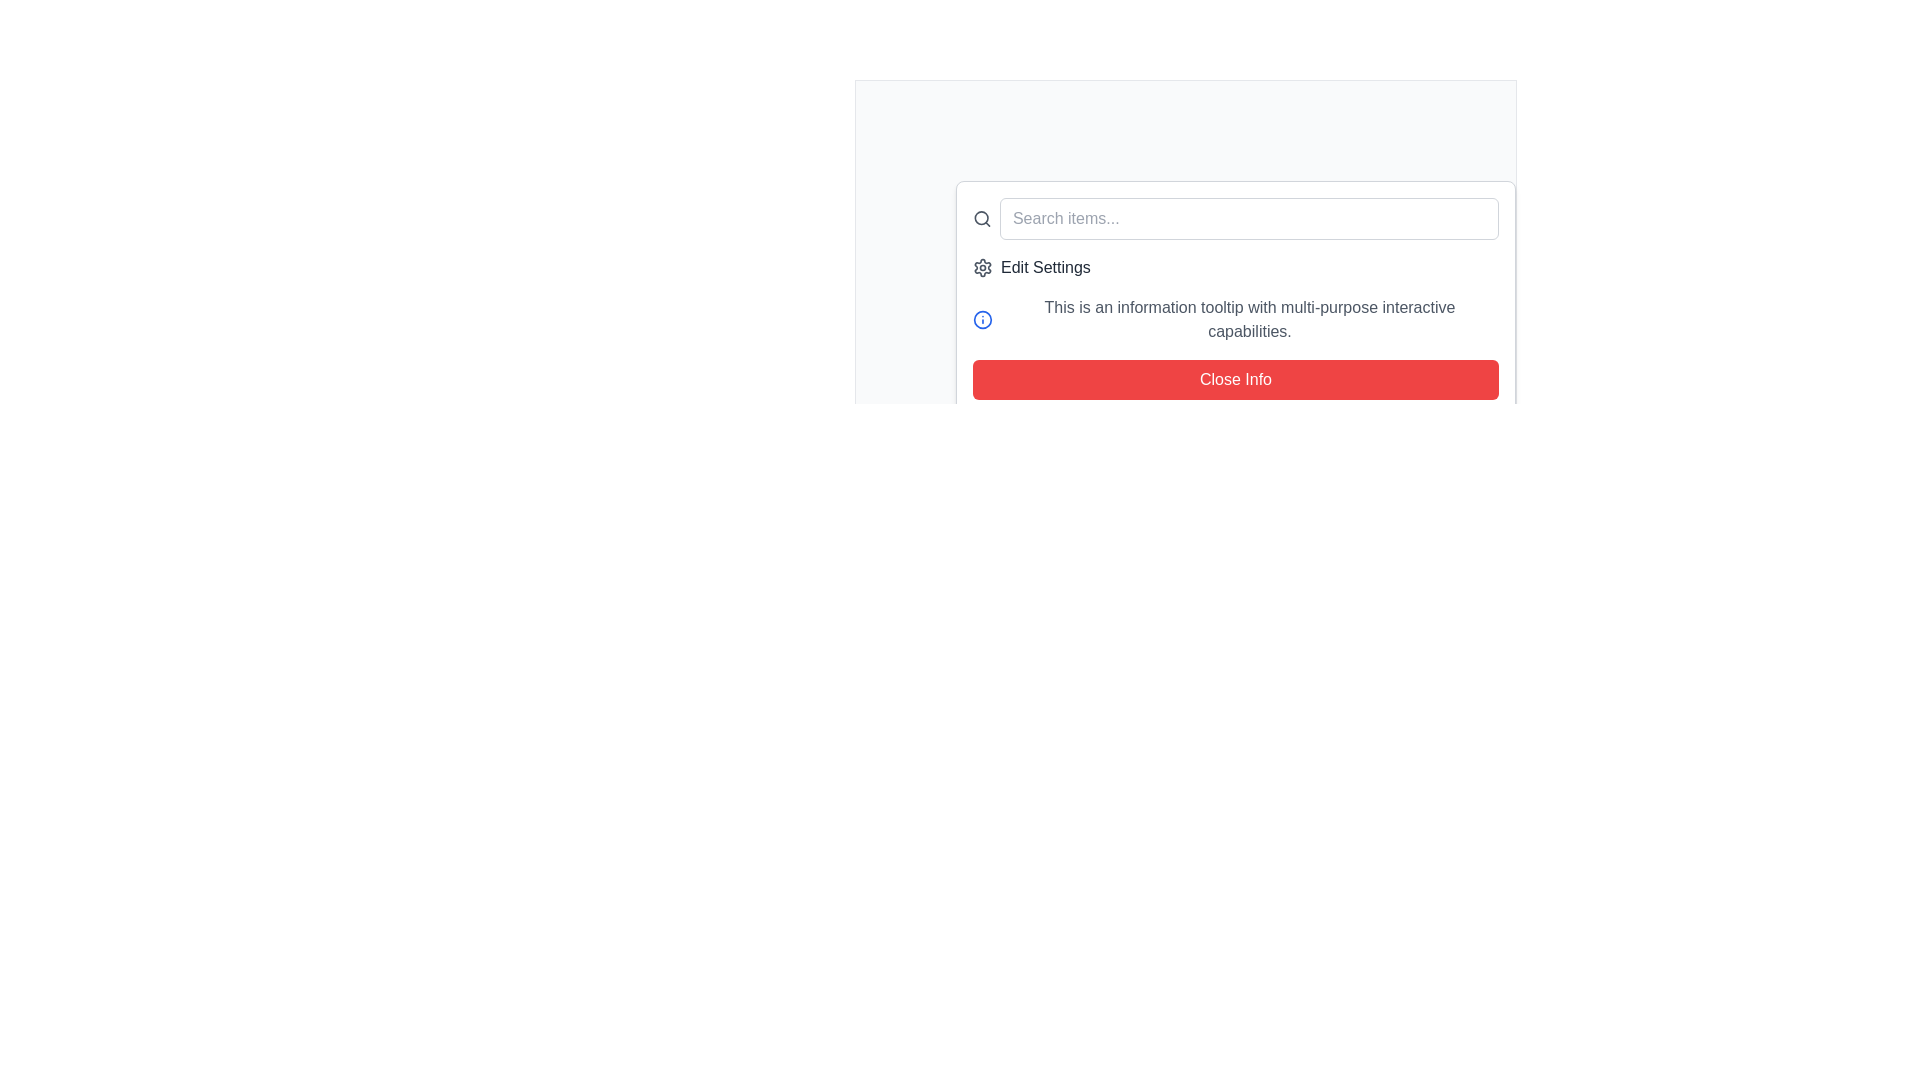 This screenshot has width=1920, height=1080. What do you see at coordinates (981, 218) in the screenshot?
I see `the circular part of the magnifying glass icon, which is positioned in the top-left corner of the card interface` at bounding box center [981, 218].